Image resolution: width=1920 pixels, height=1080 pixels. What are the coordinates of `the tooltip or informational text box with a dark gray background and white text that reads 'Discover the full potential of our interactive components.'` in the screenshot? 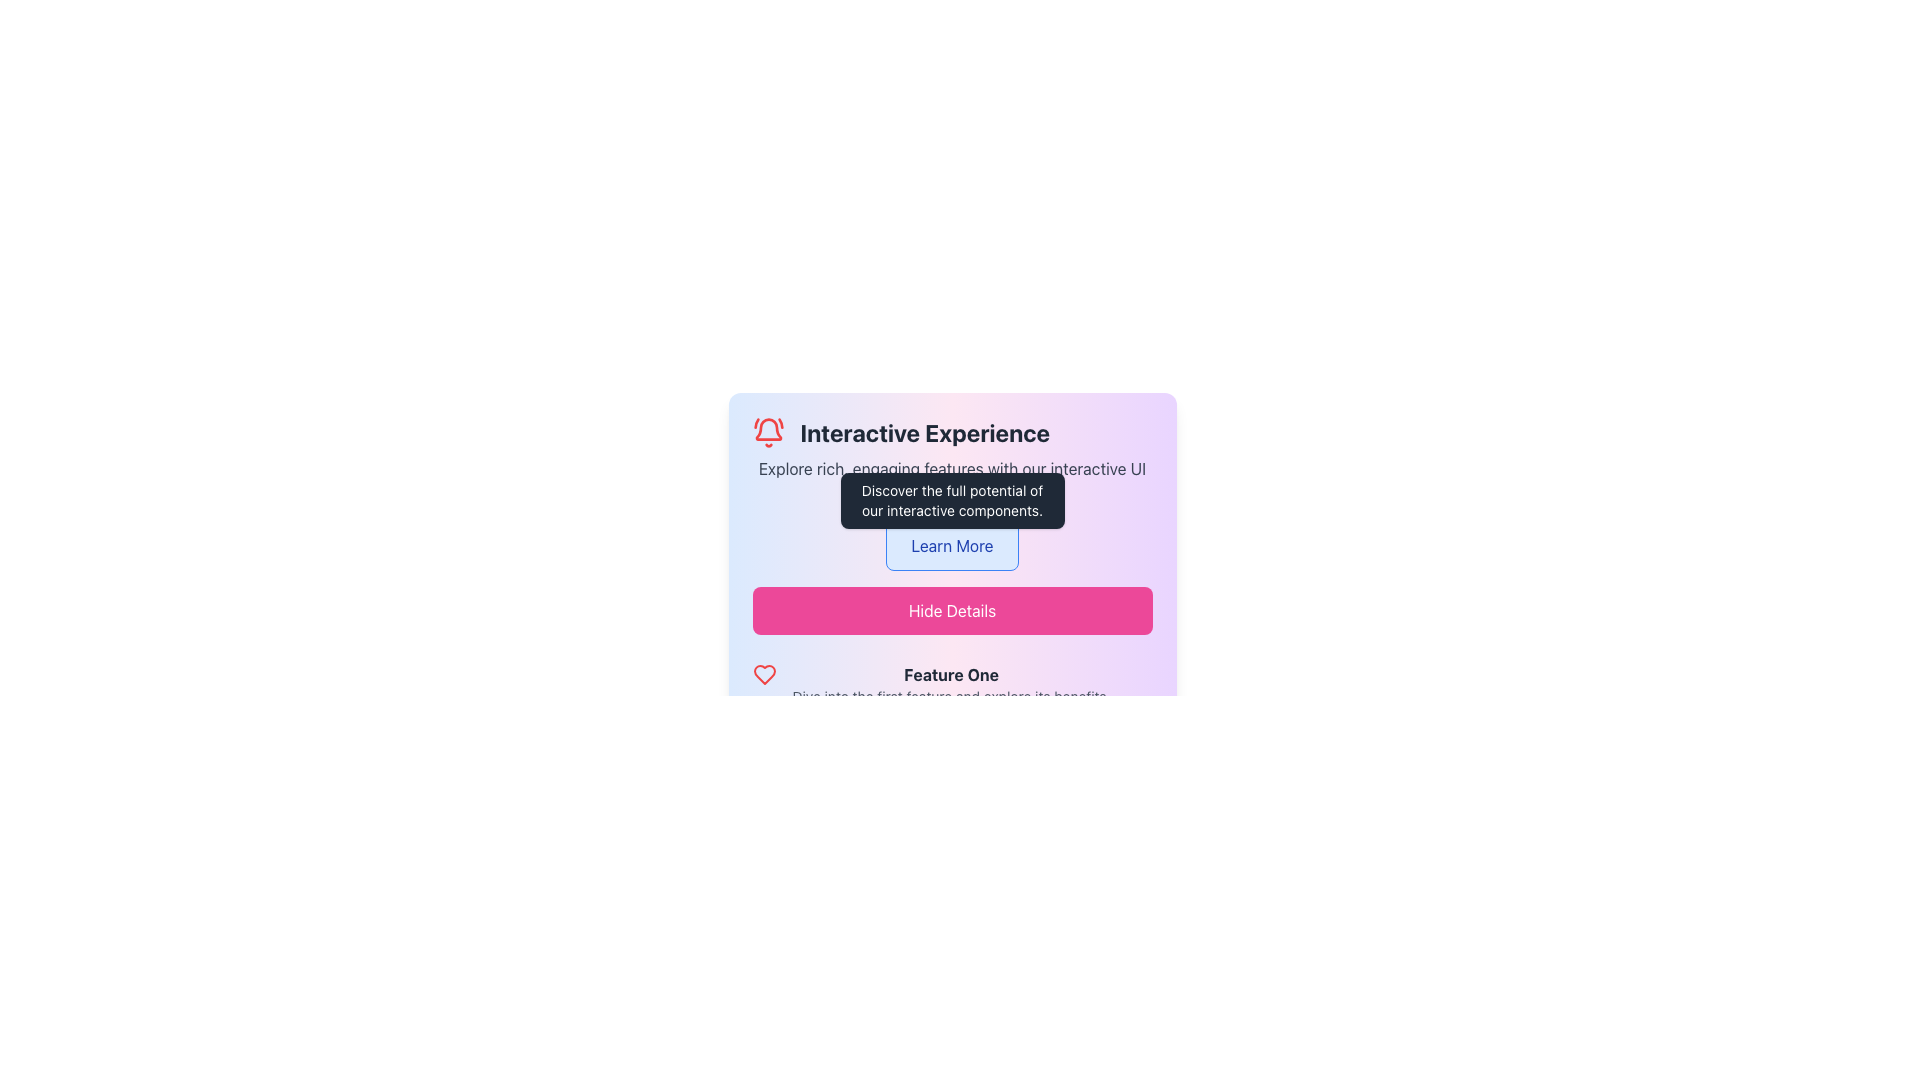 It's located at (951, 500).